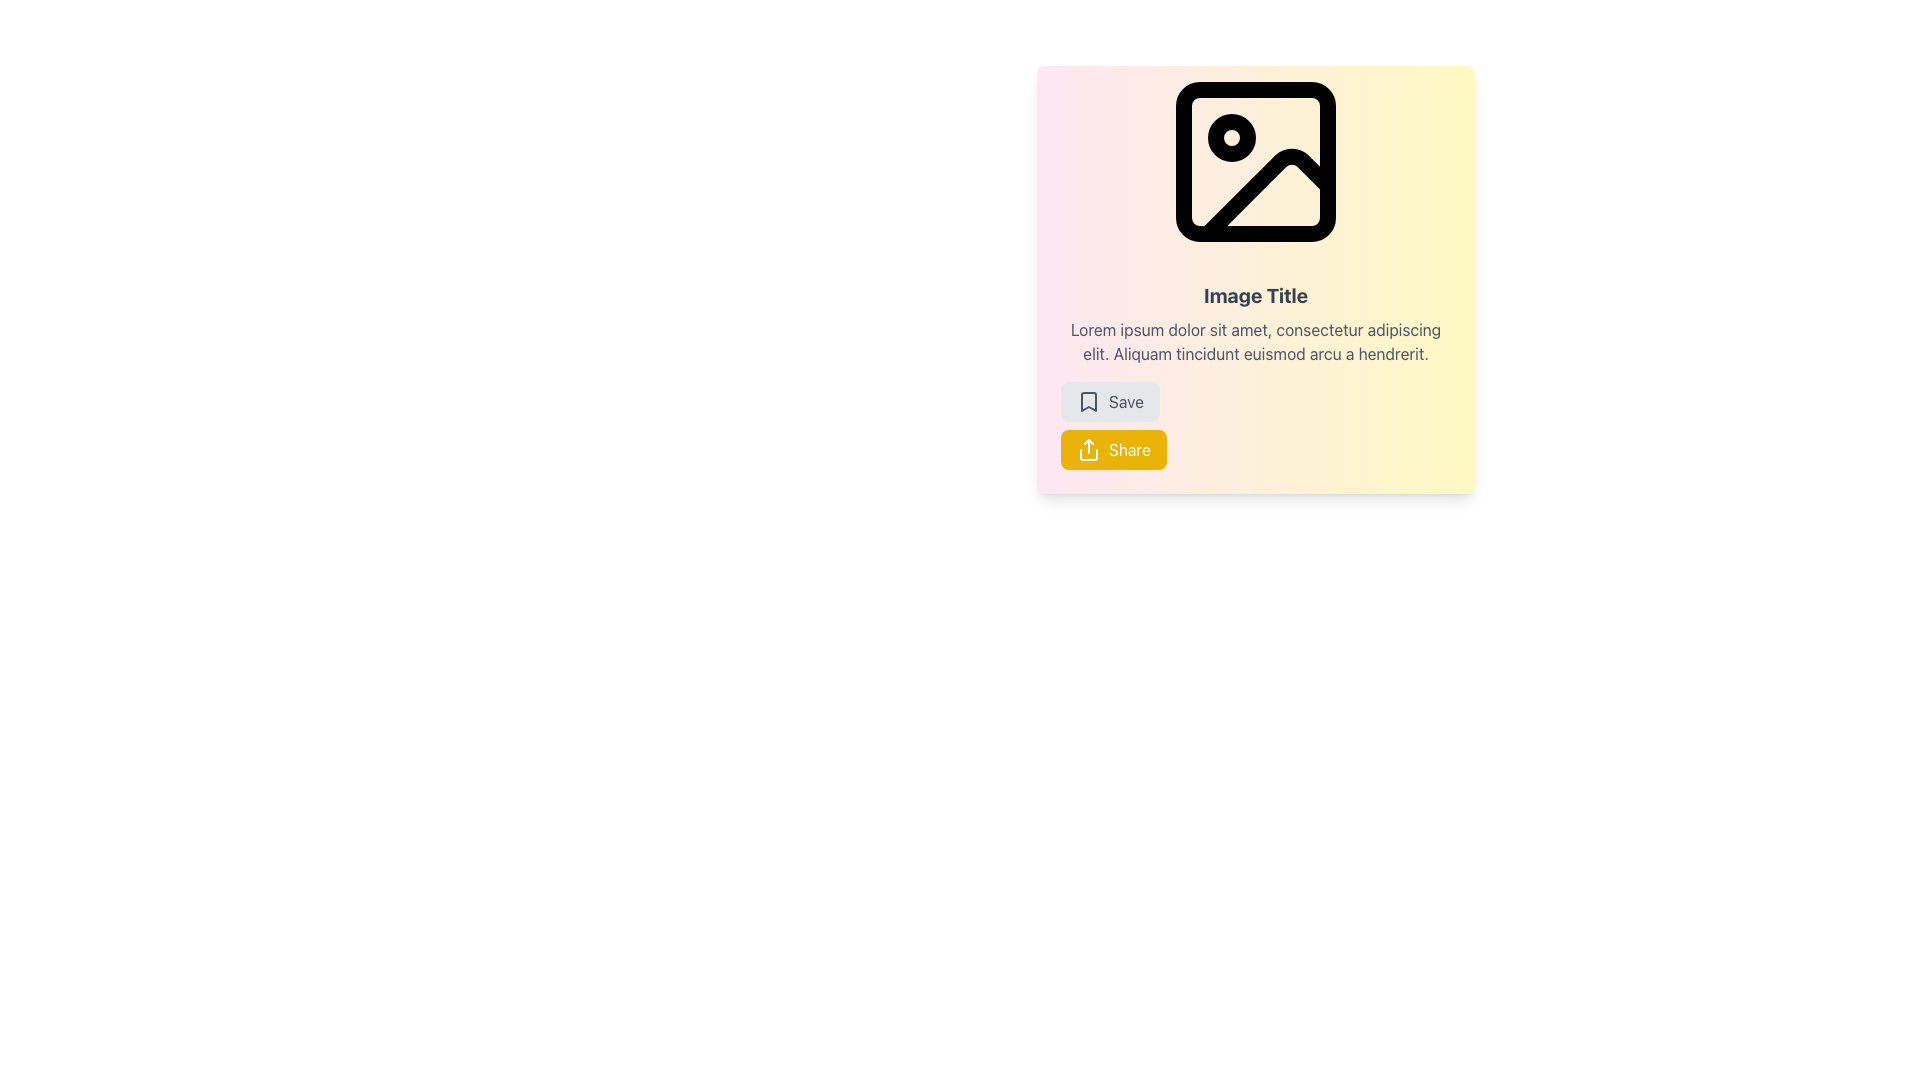 Image resolution: width=1920 pixels, height=1080 pixels. Describe the element at coordinates (1255, 341) in the screenshot. I see `the text content area that provides detailed information, located below the 'Image Title' and above the 'Save' and 'Share' buttons in the card layout` at that location.